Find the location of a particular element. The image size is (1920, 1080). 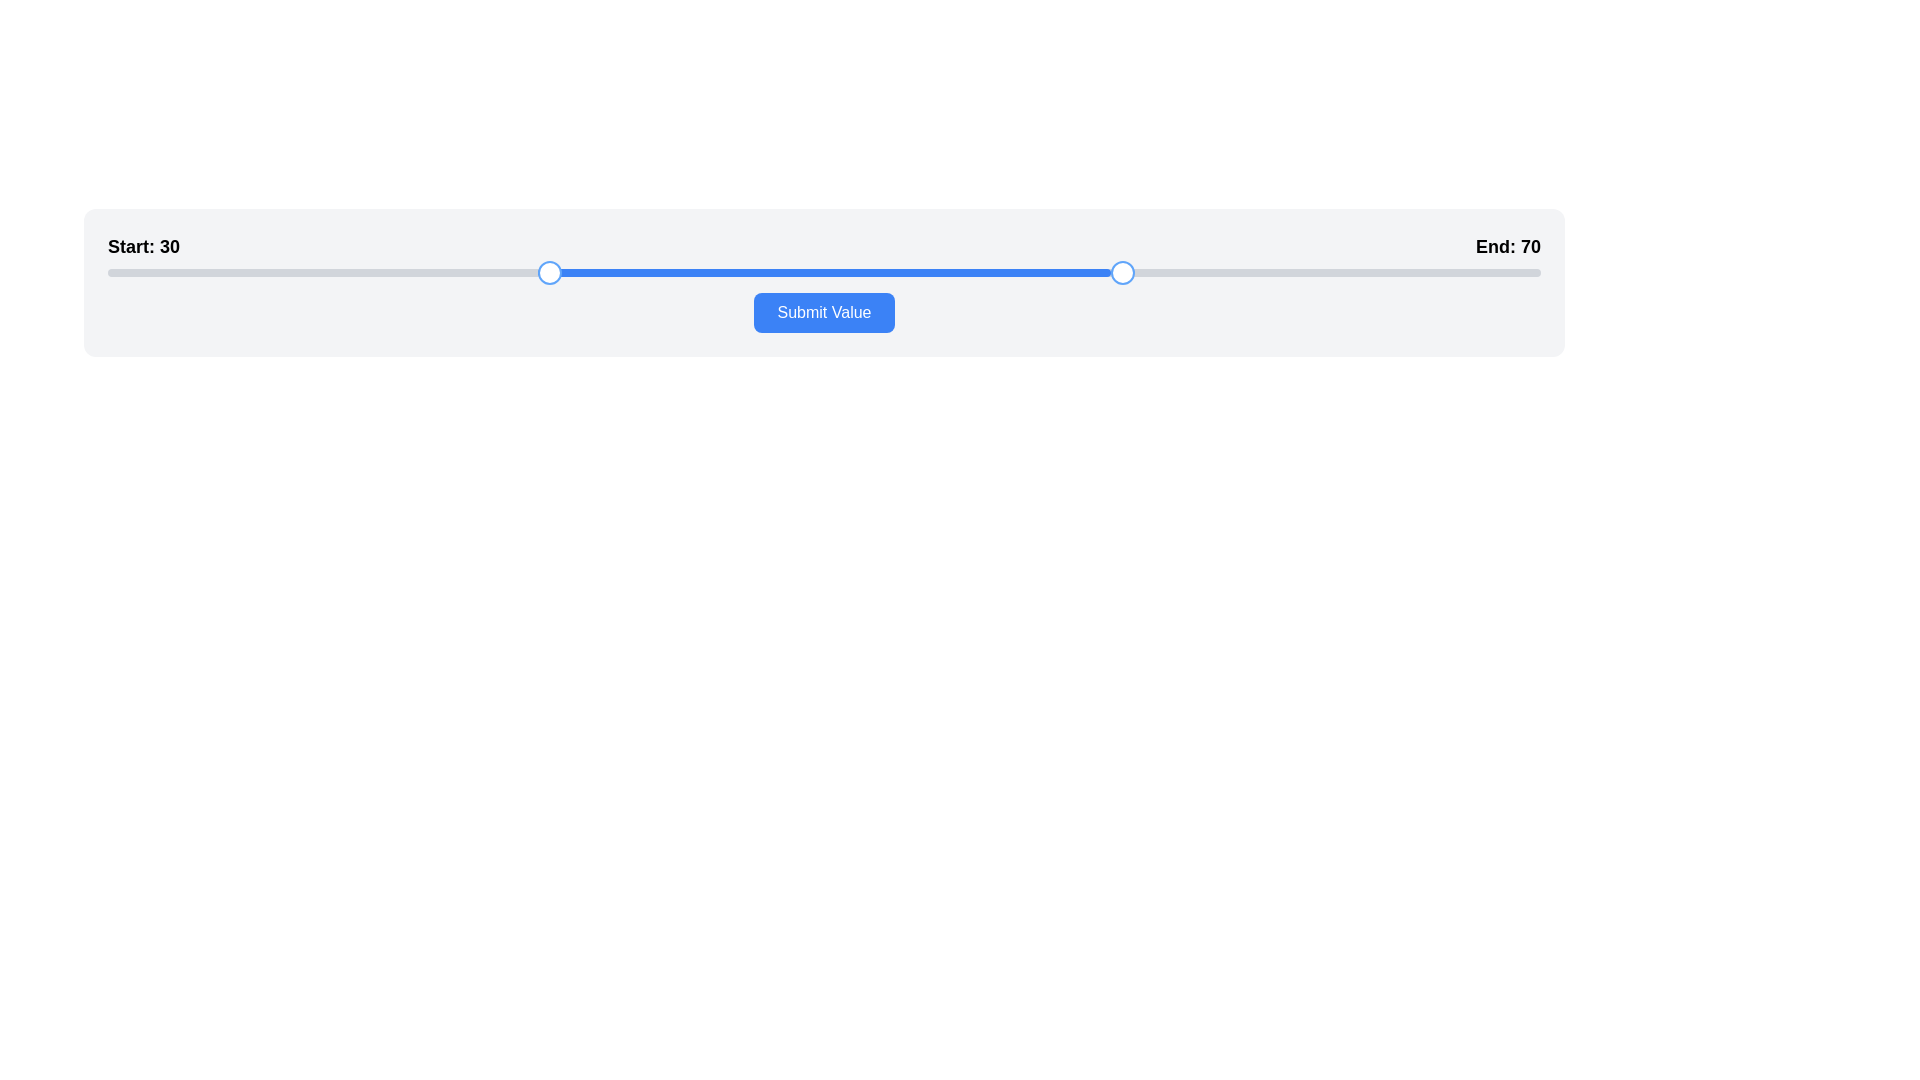

slider position is located at coordinates (474, 273).